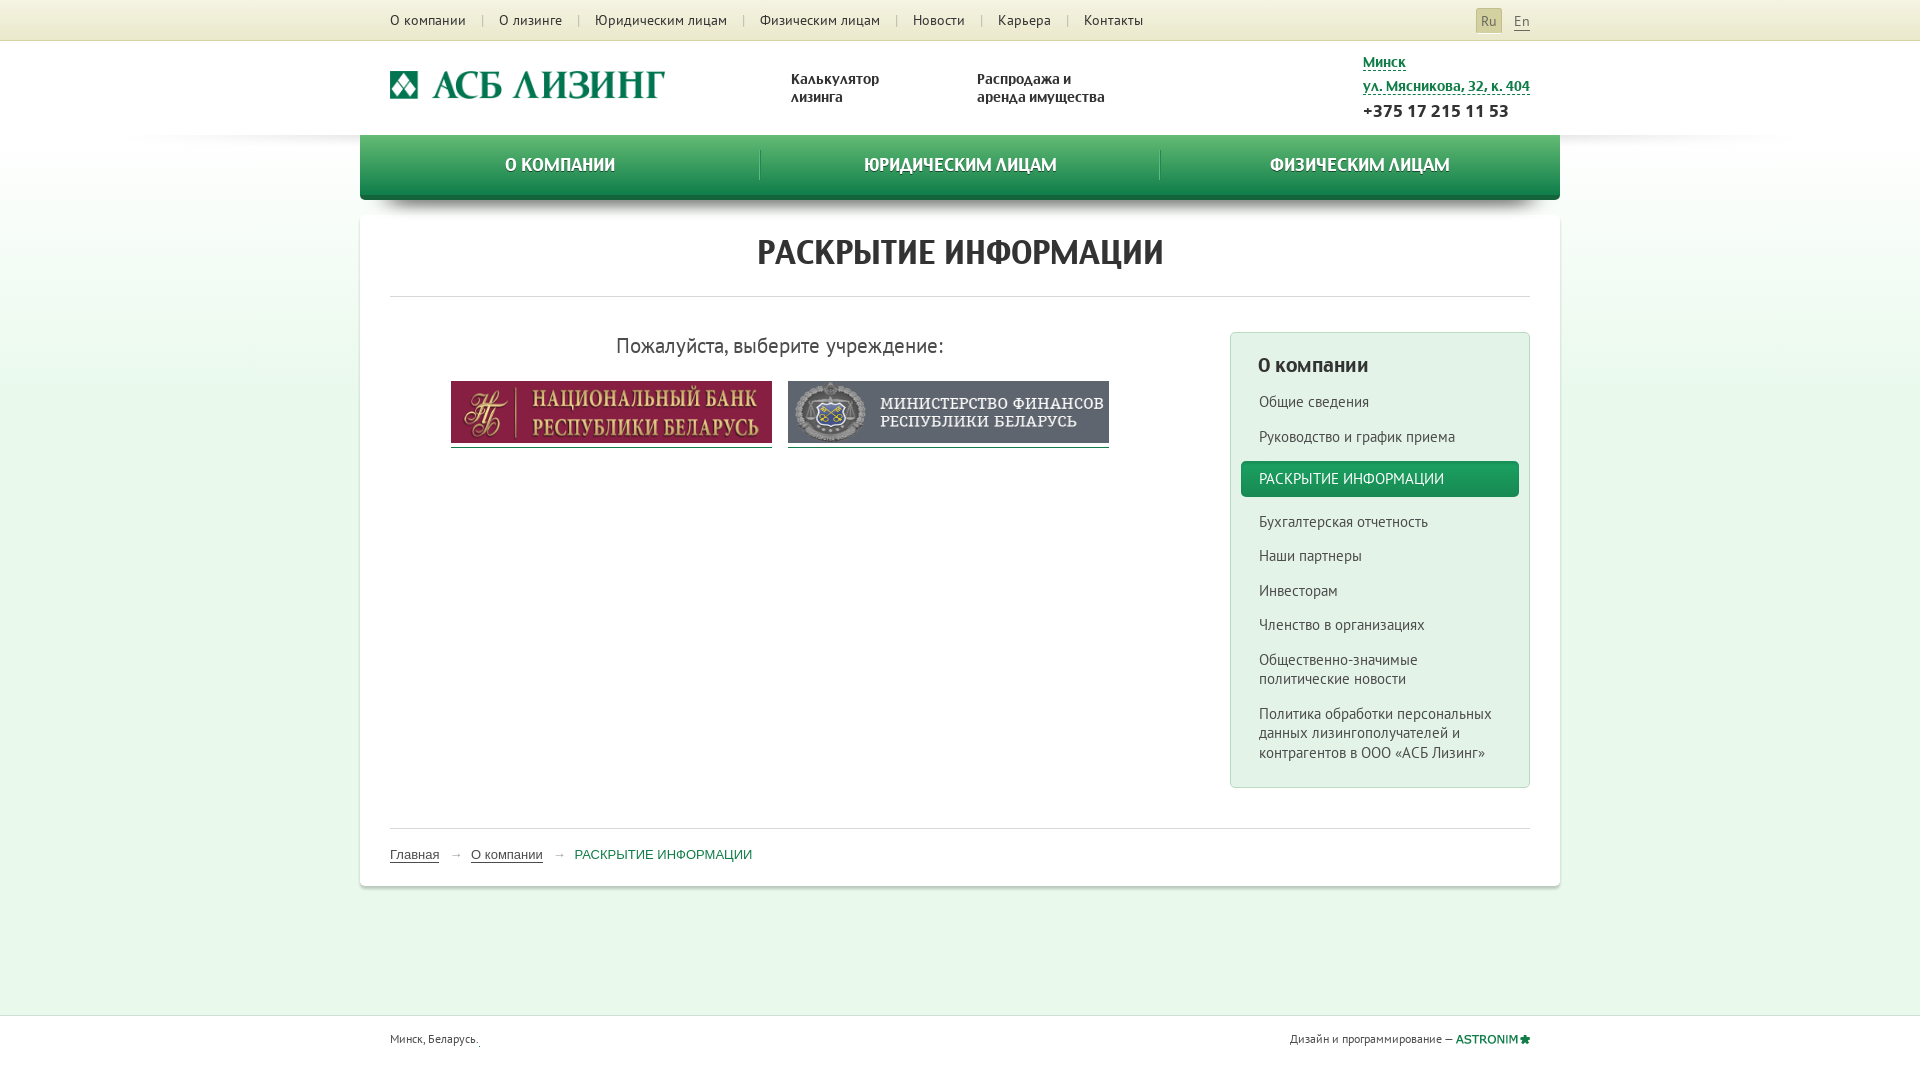 The image size is (1920, 1080). I want to click on 'En', so click(1520, 21).